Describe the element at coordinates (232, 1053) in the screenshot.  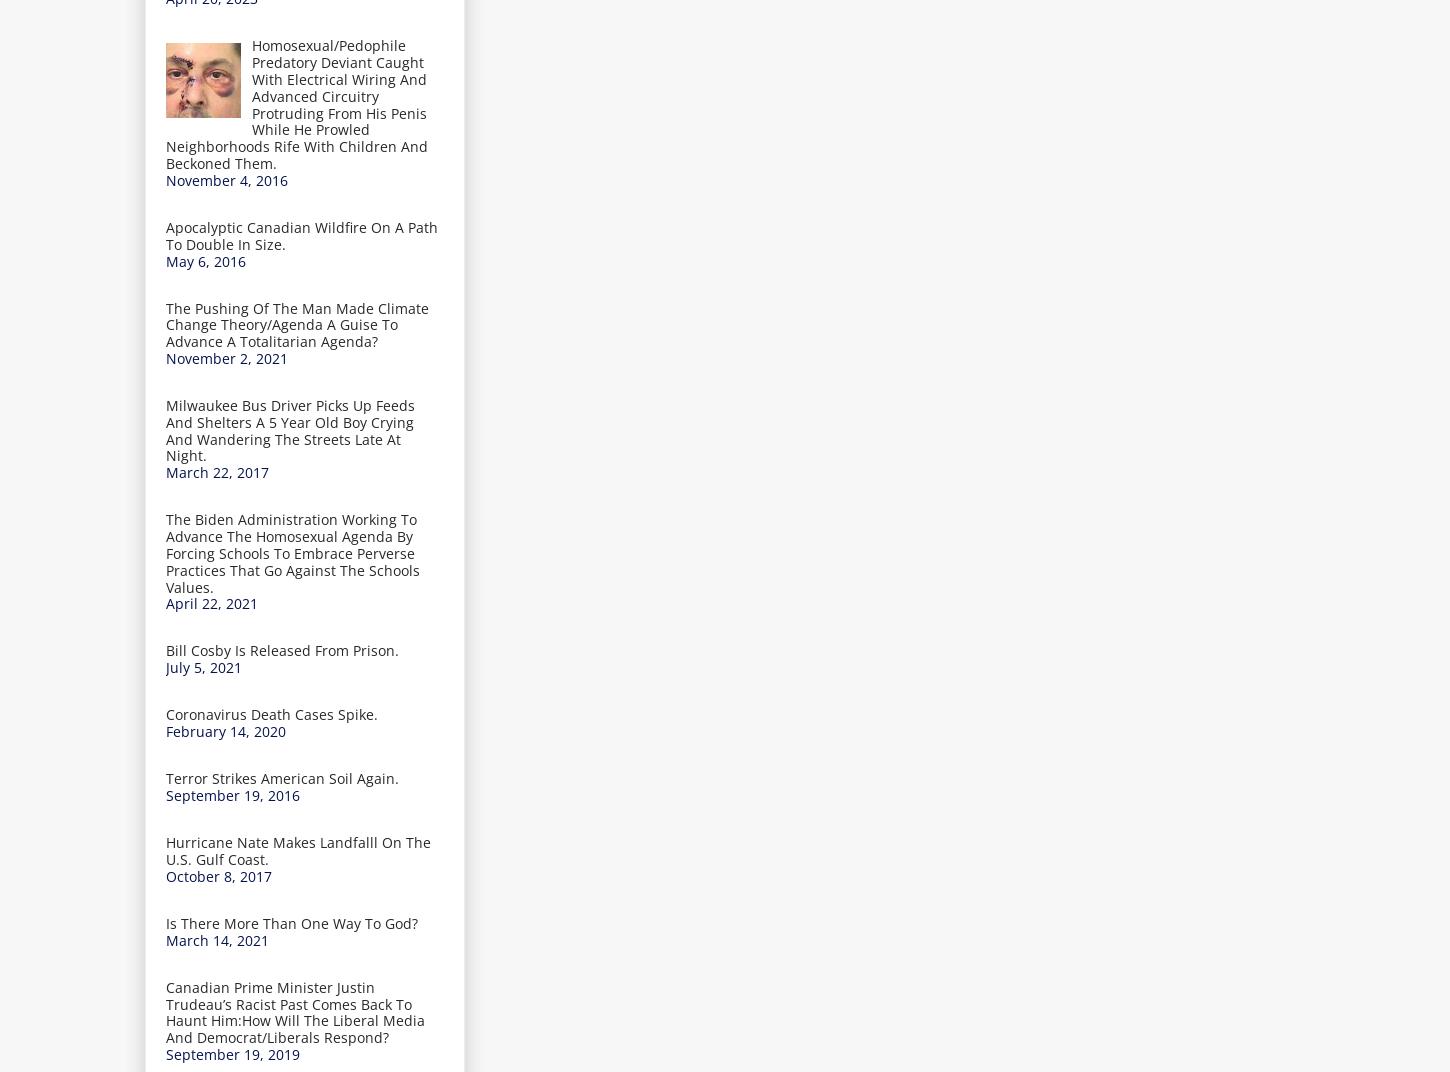
I see `'September 19, 2019'` at that location.